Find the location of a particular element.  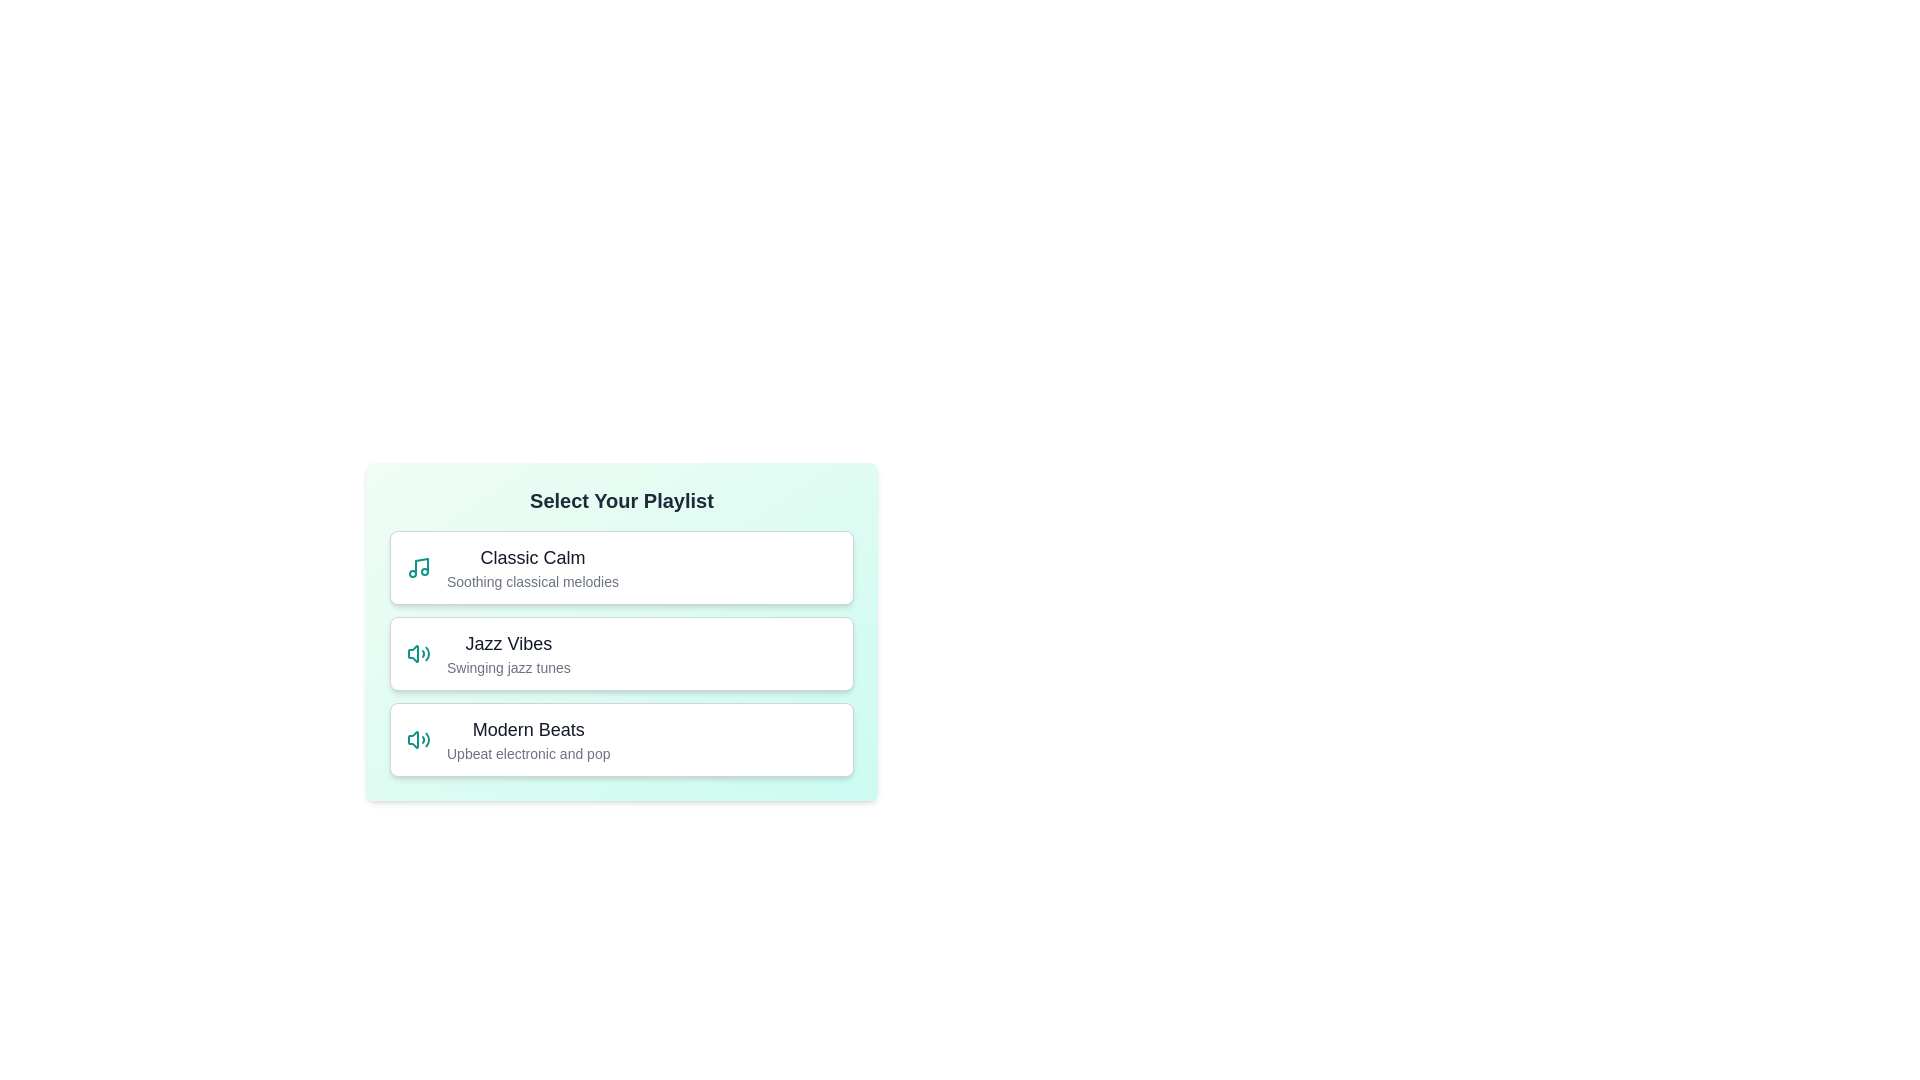

text element displaying 'Upbeat electronic and pop', which is styled with a smaller font size and gray color, located below 'Modern Beats' is located at coordinates (528, 753).